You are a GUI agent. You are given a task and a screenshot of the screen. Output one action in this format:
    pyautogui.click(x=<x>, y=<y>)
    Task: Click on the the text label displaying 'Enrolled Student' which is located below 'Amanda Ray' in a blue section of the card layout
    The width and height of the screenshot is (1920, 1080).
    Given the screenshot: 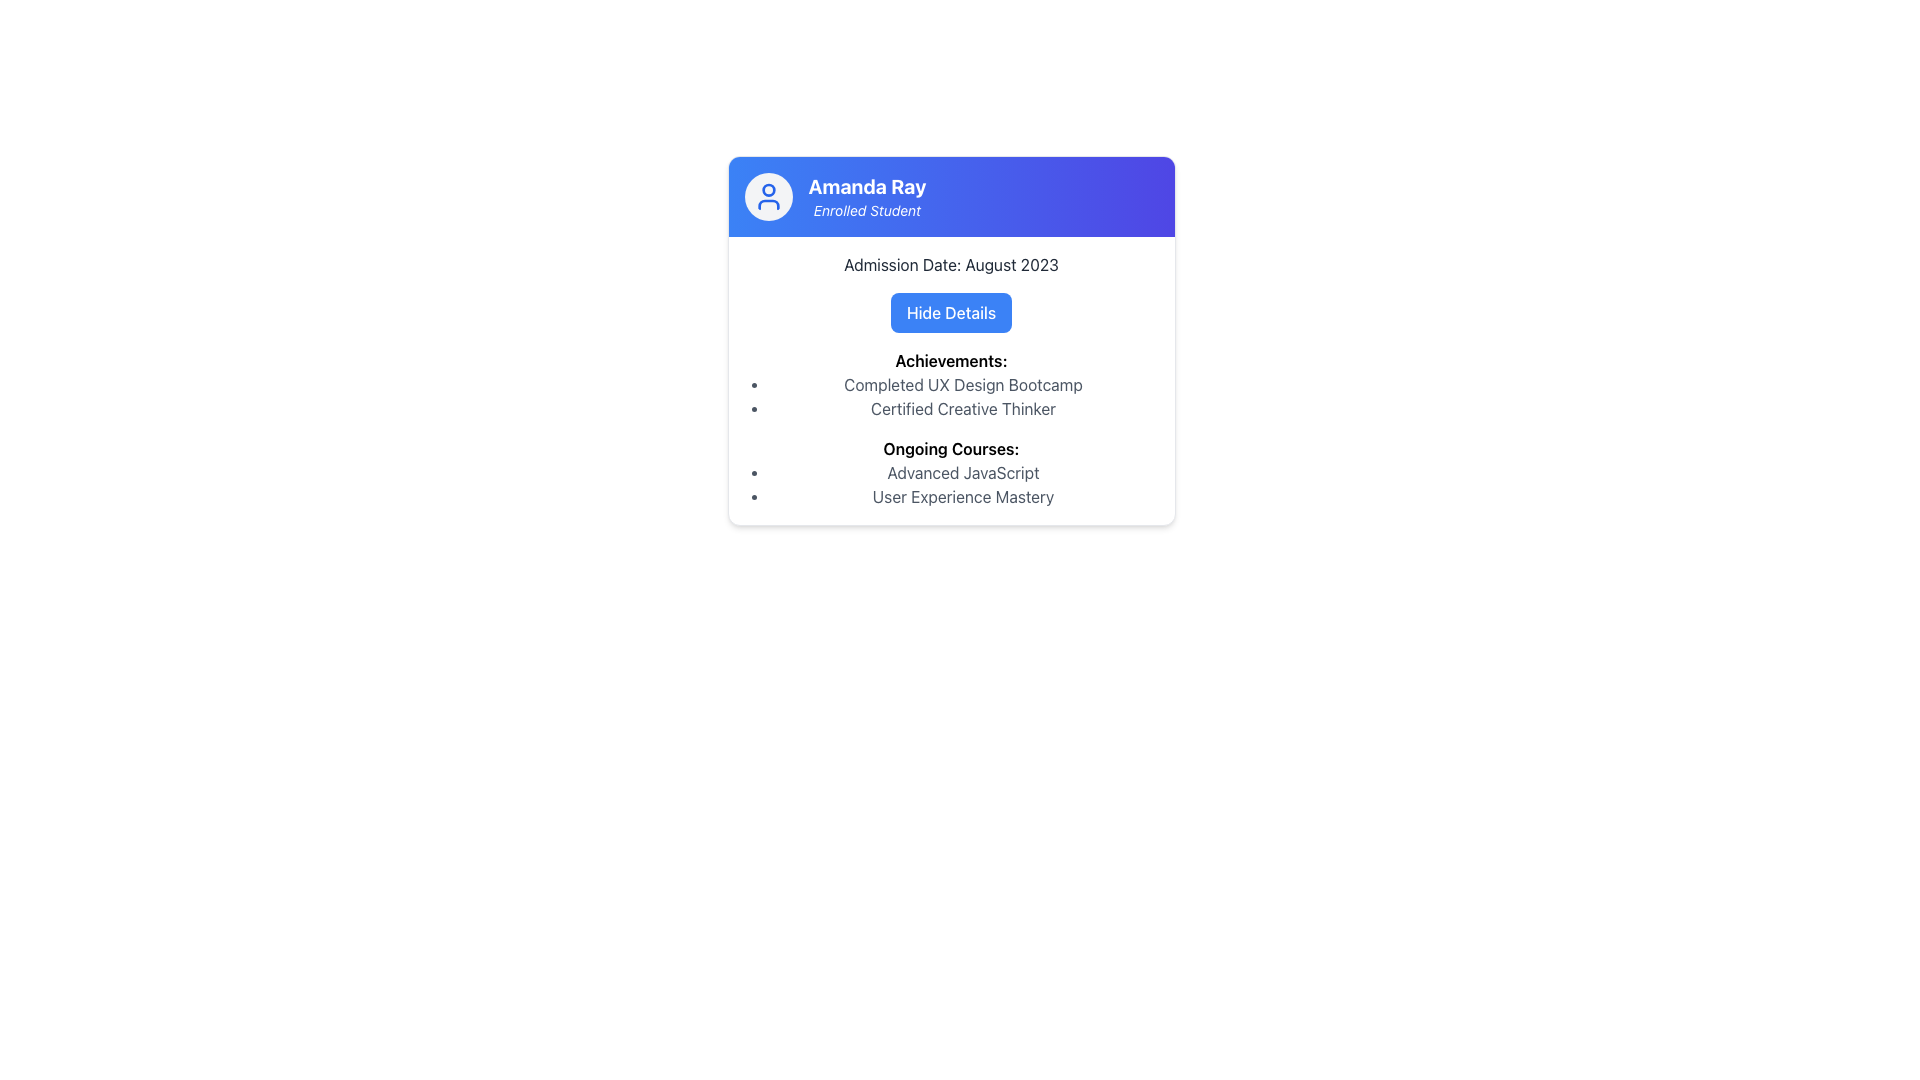 What is the action you would take?
    pyautogui.click(x=867, y=211)
    